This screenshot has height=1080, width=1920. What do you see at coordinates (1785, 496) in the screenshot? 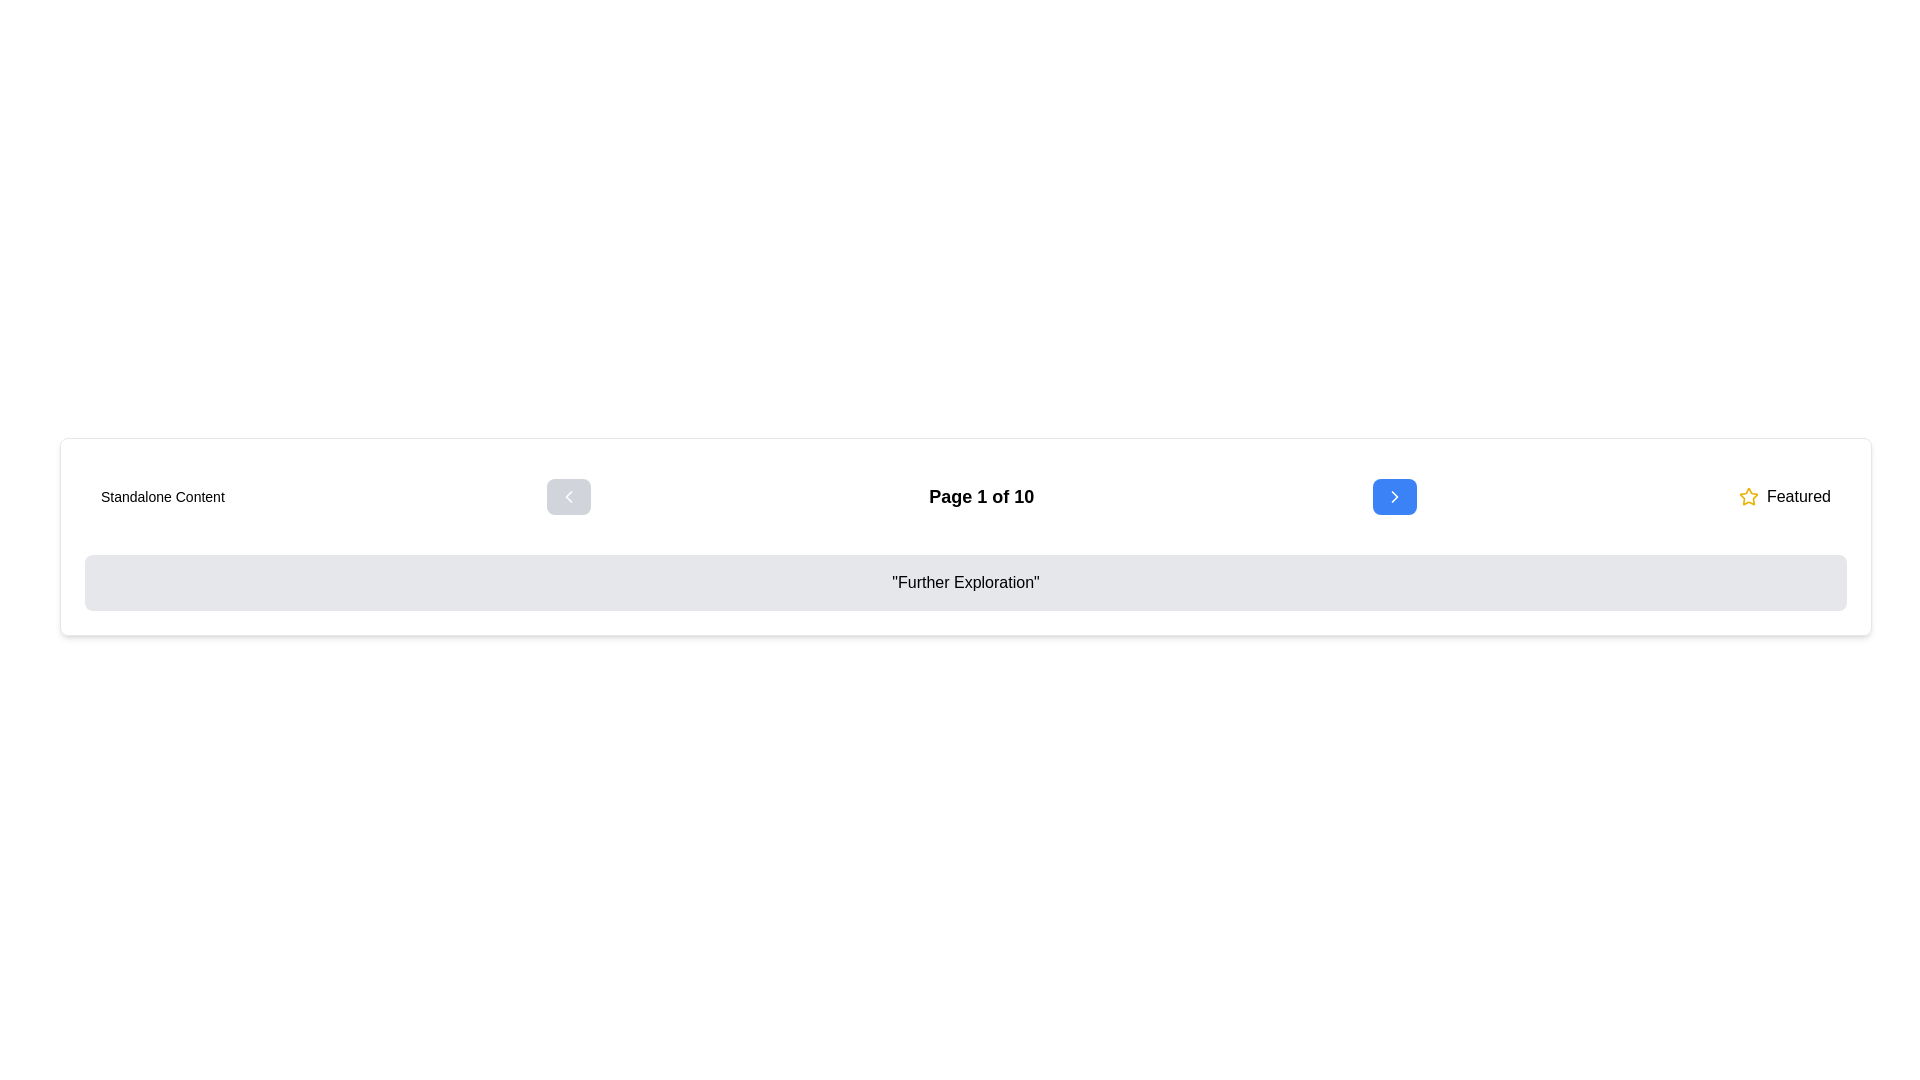
I see `text of the 'Featured' label located next to a star icon with a yellow outline in the top-right corner of the horizontal layout bar` at bounding box center [1785, 496].